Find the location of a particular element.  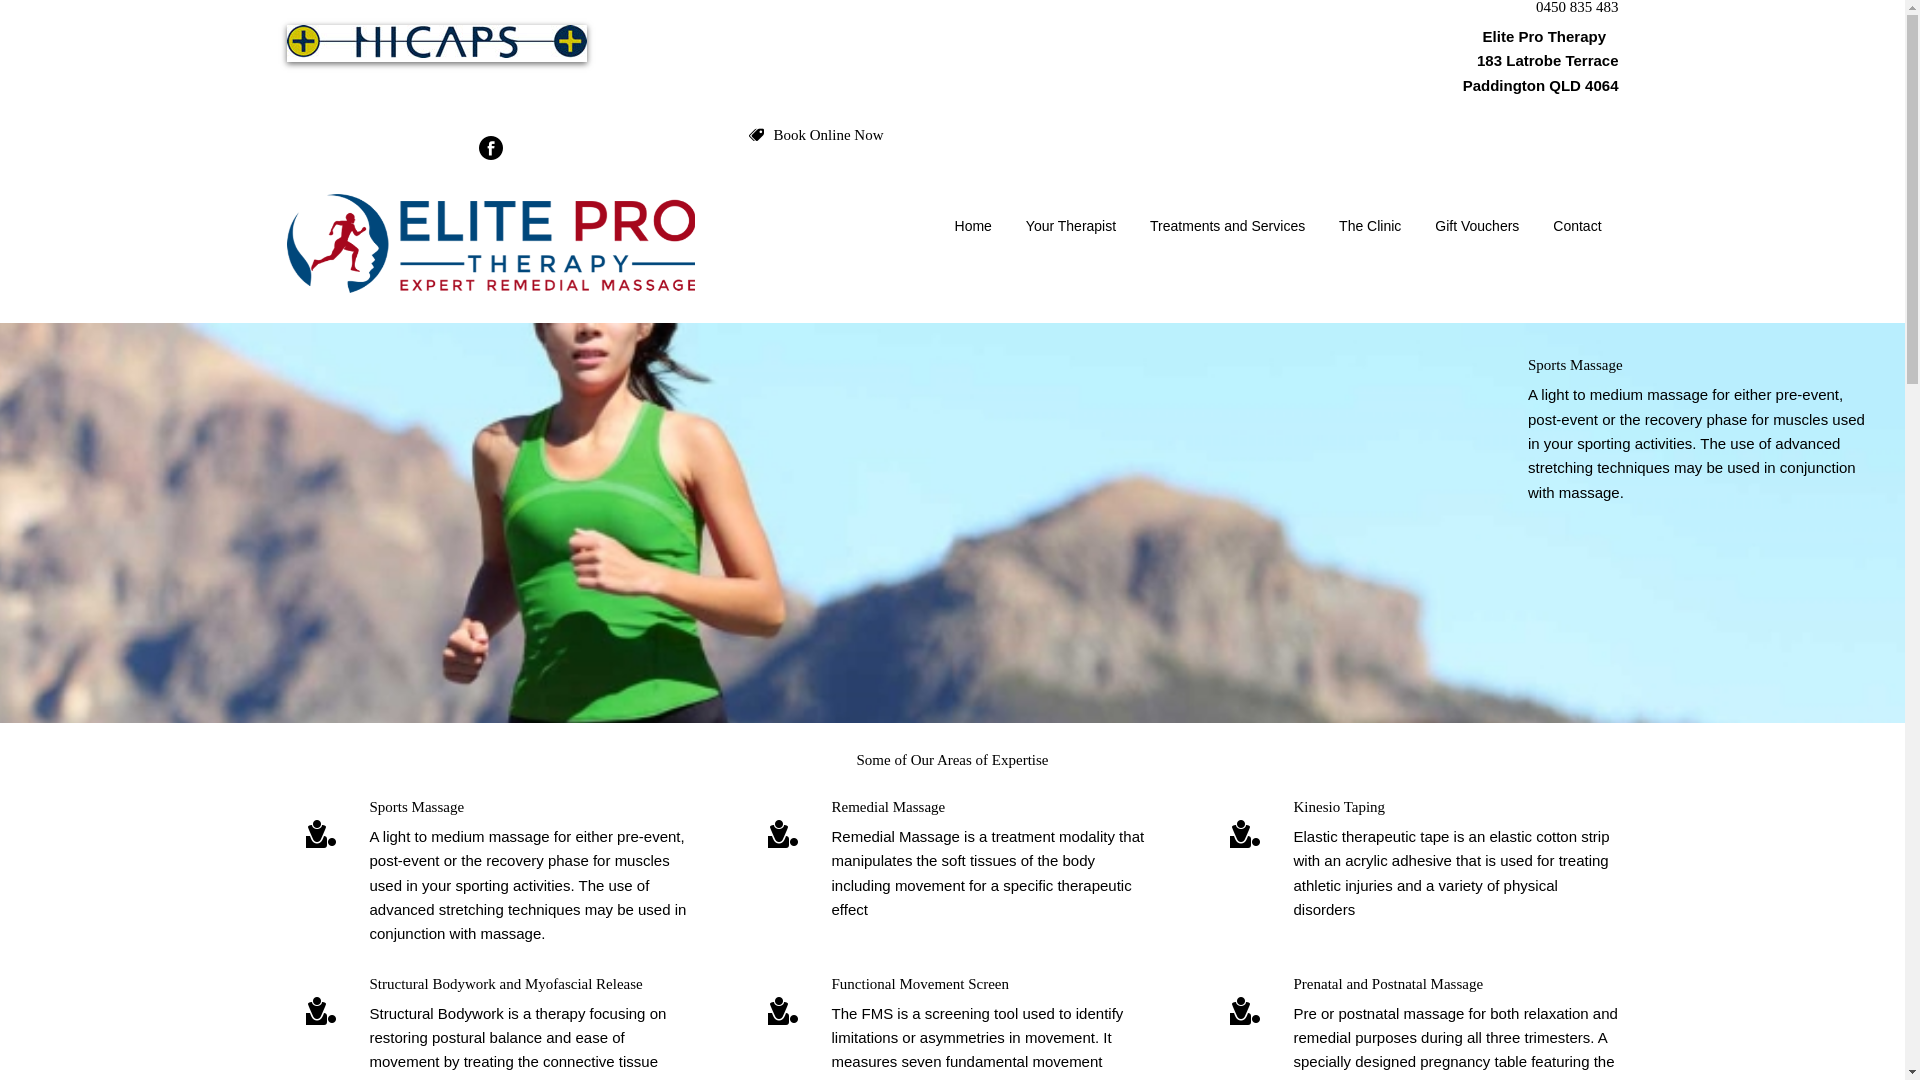

'Your Therapist' is located at coordinates (1069, 225).